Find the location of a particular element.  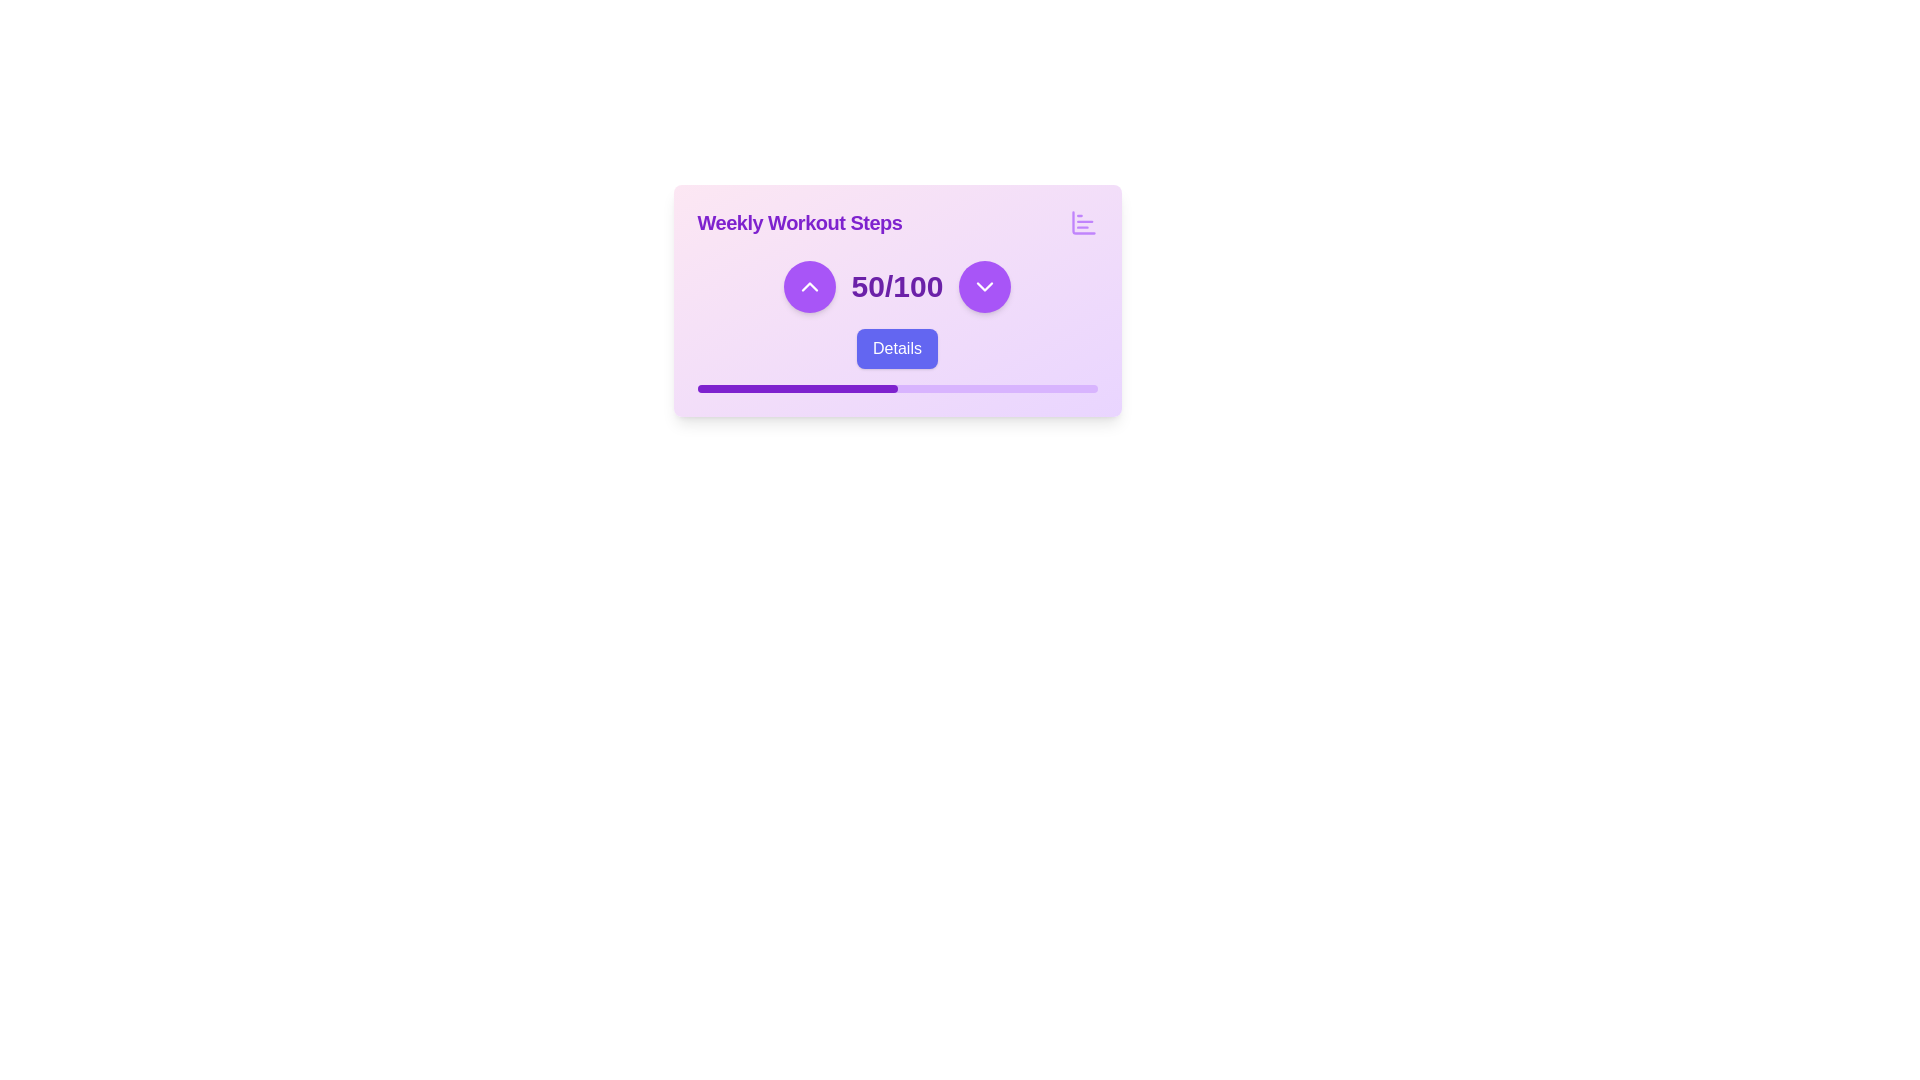

the purple bar chart icon located in the top-right corner of the 'Weekly Workout Steps' card, which features three horizontal lines of varying lengths is located at coordinates (1082, 223).